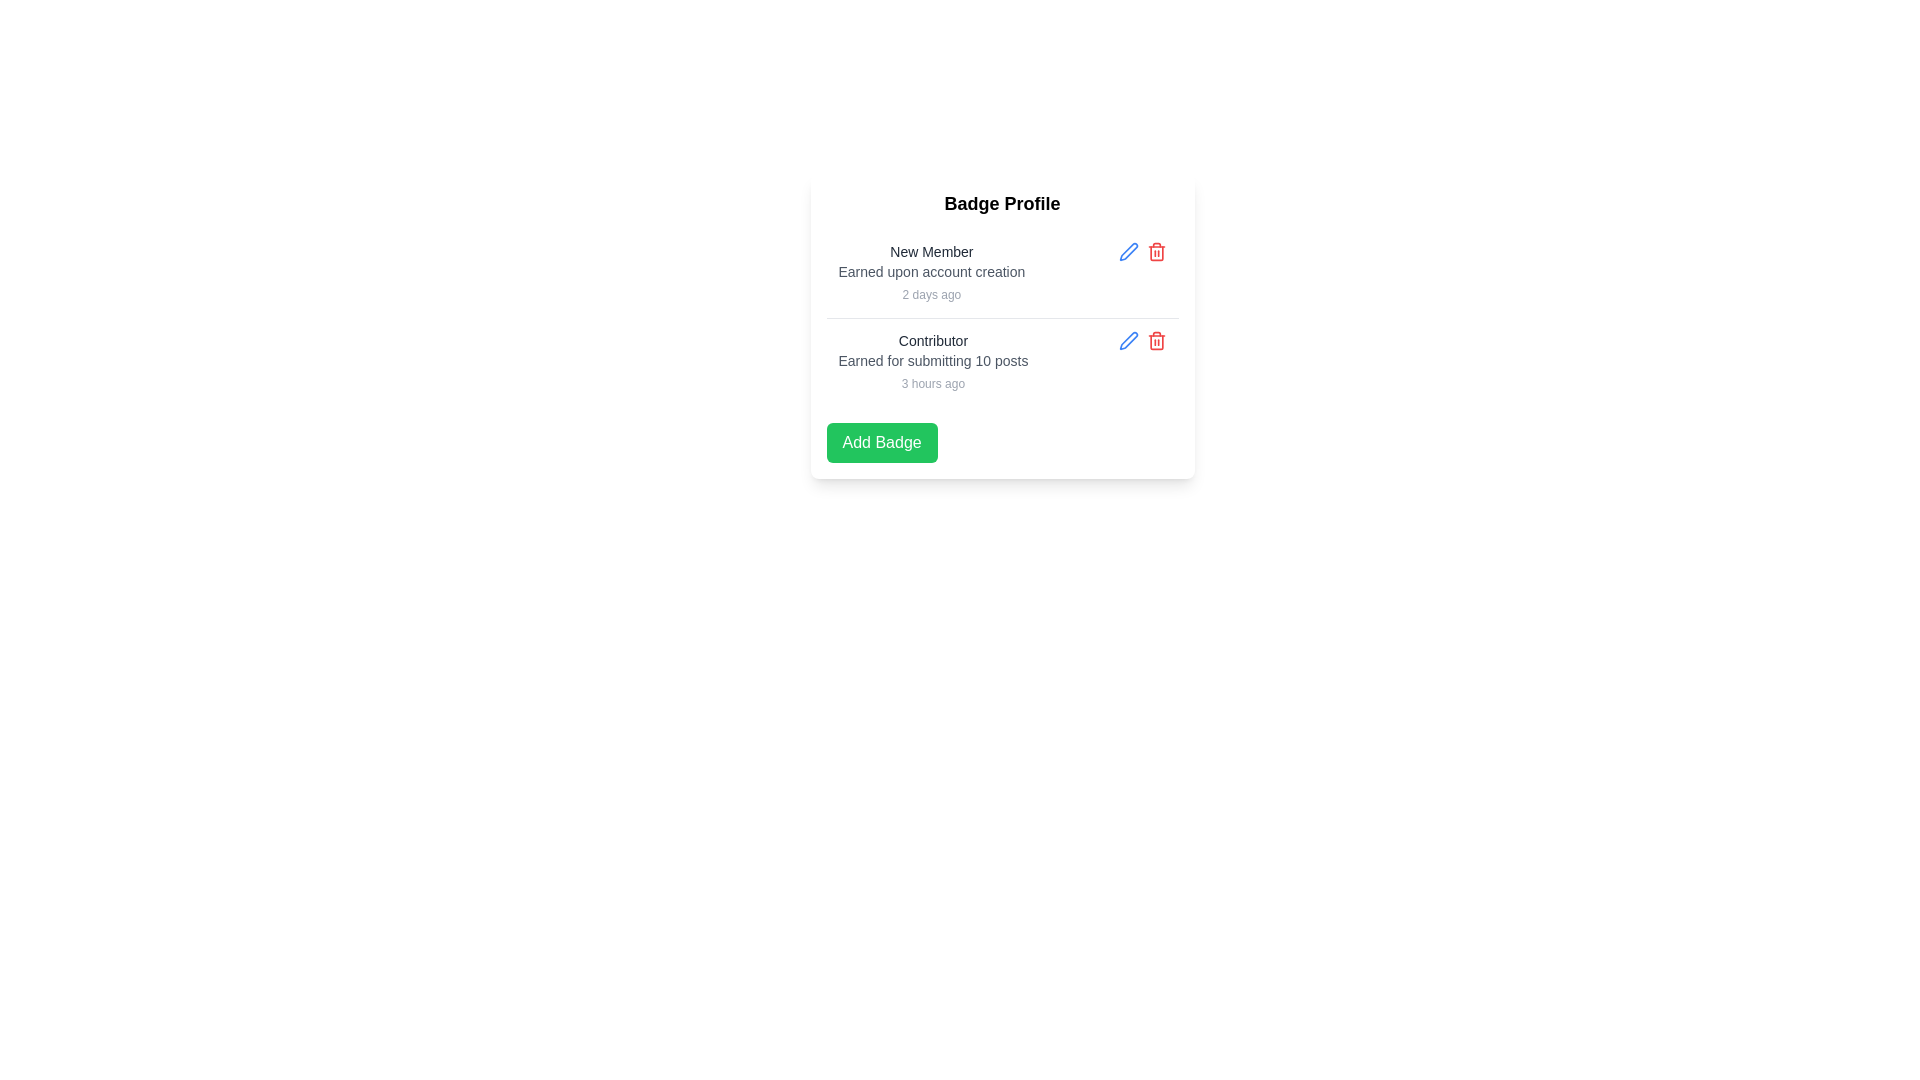 The width and height of the screenshot is (1920, 1080). What do you see at coordinates (1128, 250) in the screenshot?
I see `the button located in the top-right corner of the 'Contributor' item` at bounding box center [1128, 250].